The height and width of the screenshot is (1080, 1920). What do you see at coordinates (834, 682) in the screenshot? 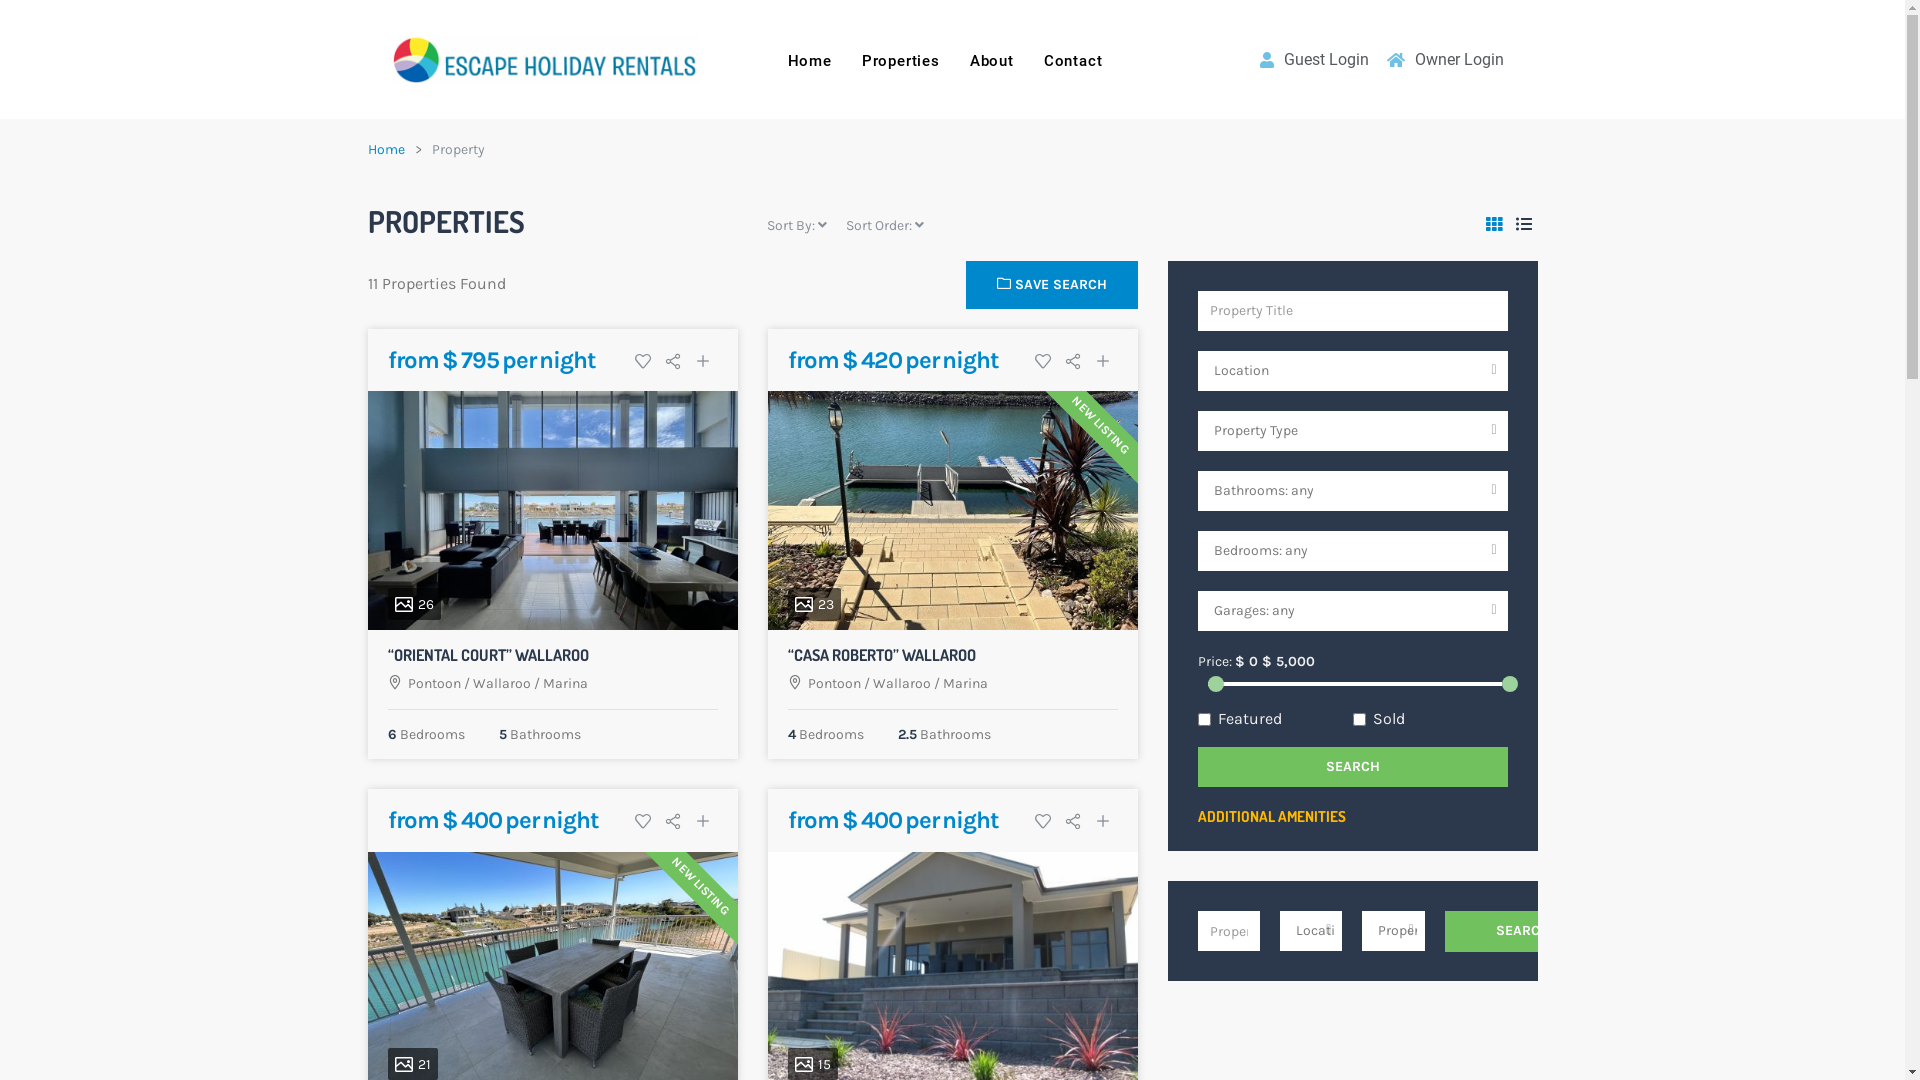
I see `'Pontoon'` at bounding box center [834, 682].